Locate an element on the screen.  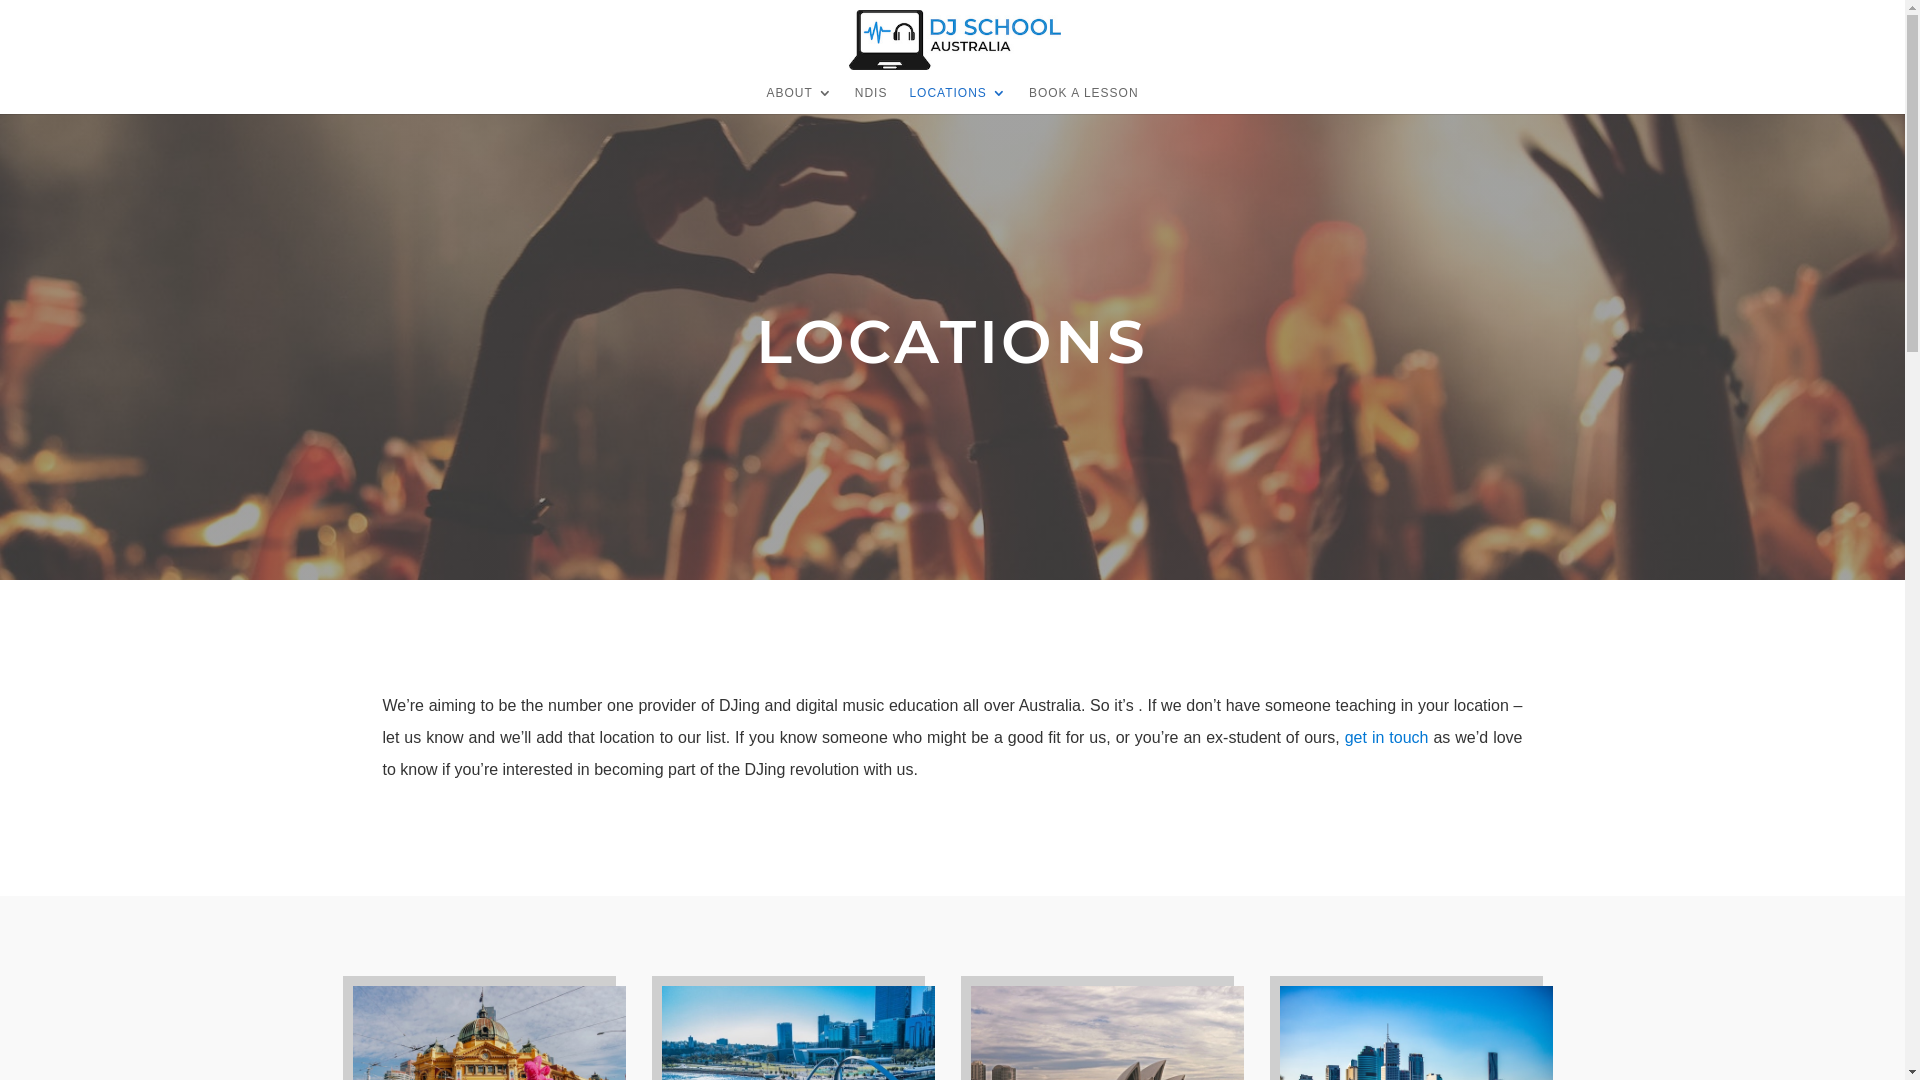
'ABOUT' is located at coordinates (797, 100).